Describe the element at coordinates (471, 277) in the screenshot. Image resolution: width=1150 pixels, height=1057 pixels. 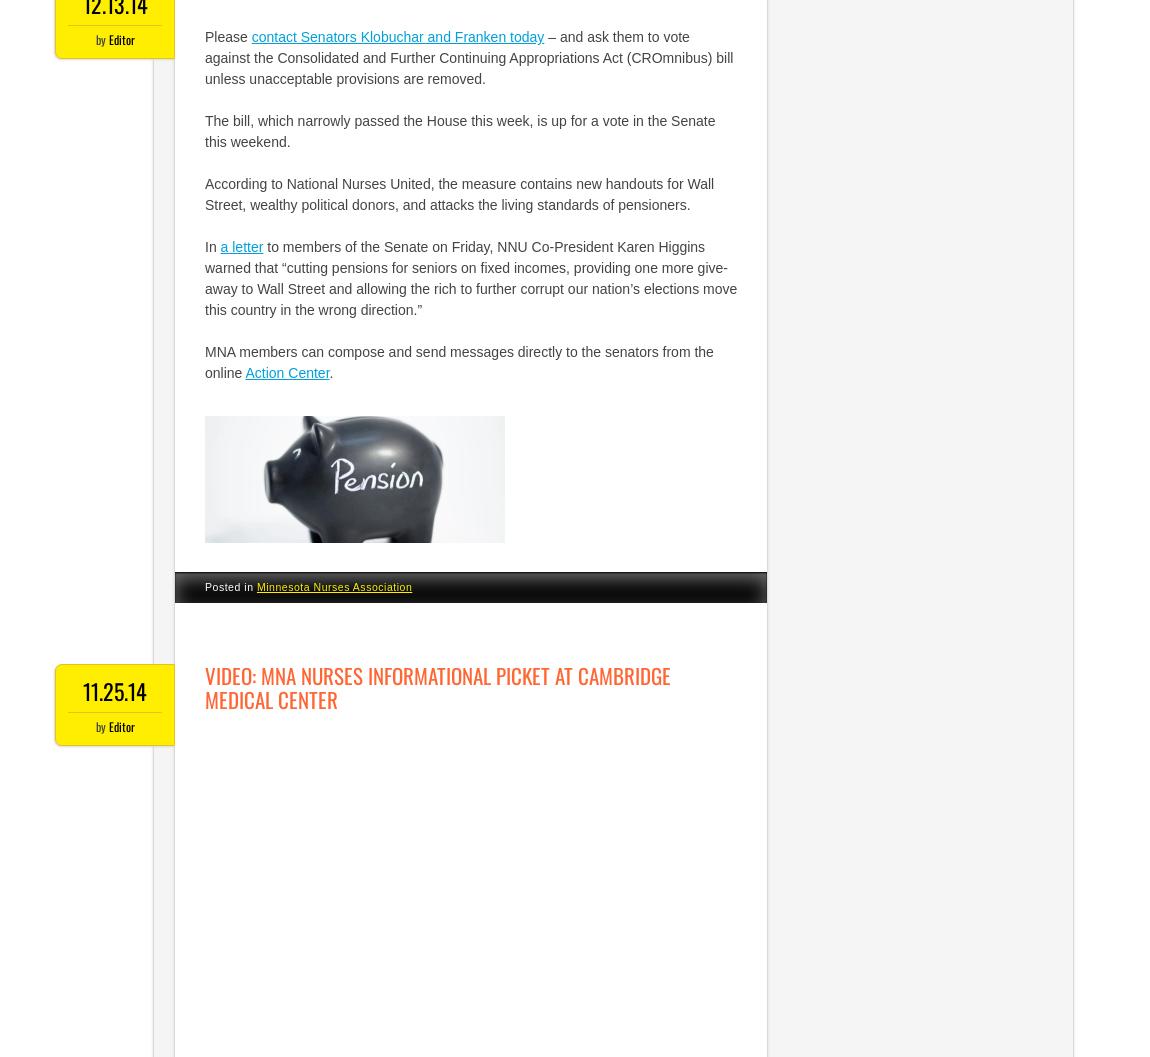
I see `'to members of the Senate on Friday, NNU Co-President Karen Higgins warned that “cutting pensions for seniors on fixed incomes, providing one more give-away to Wall Street and allowing the rich to further corrupt our nation’s elections move this country in the wrong direction.”'` at that location.